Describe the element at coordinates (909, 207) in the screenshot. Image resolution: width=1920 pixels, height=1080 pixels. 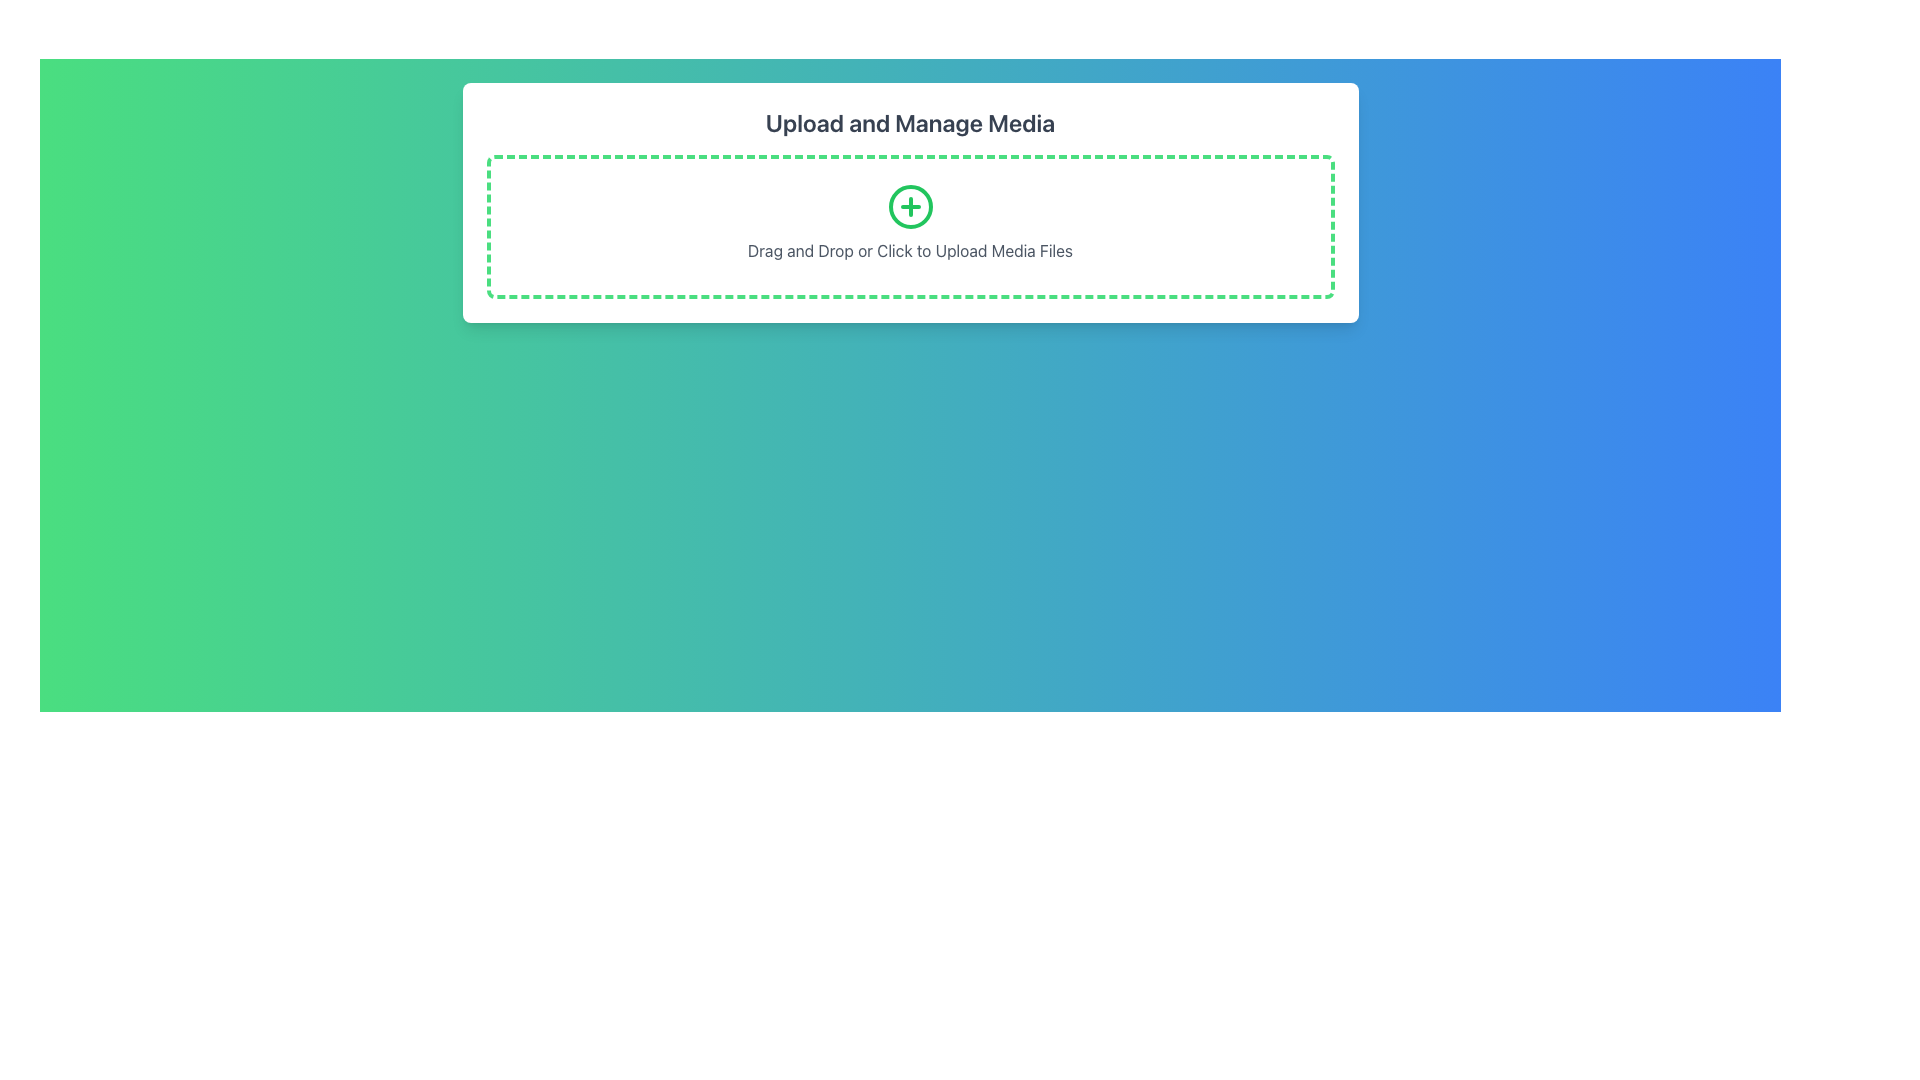
I see `the circular green outlined icon with a plus symbol (+) in its center to initiate the upload process` at that location.